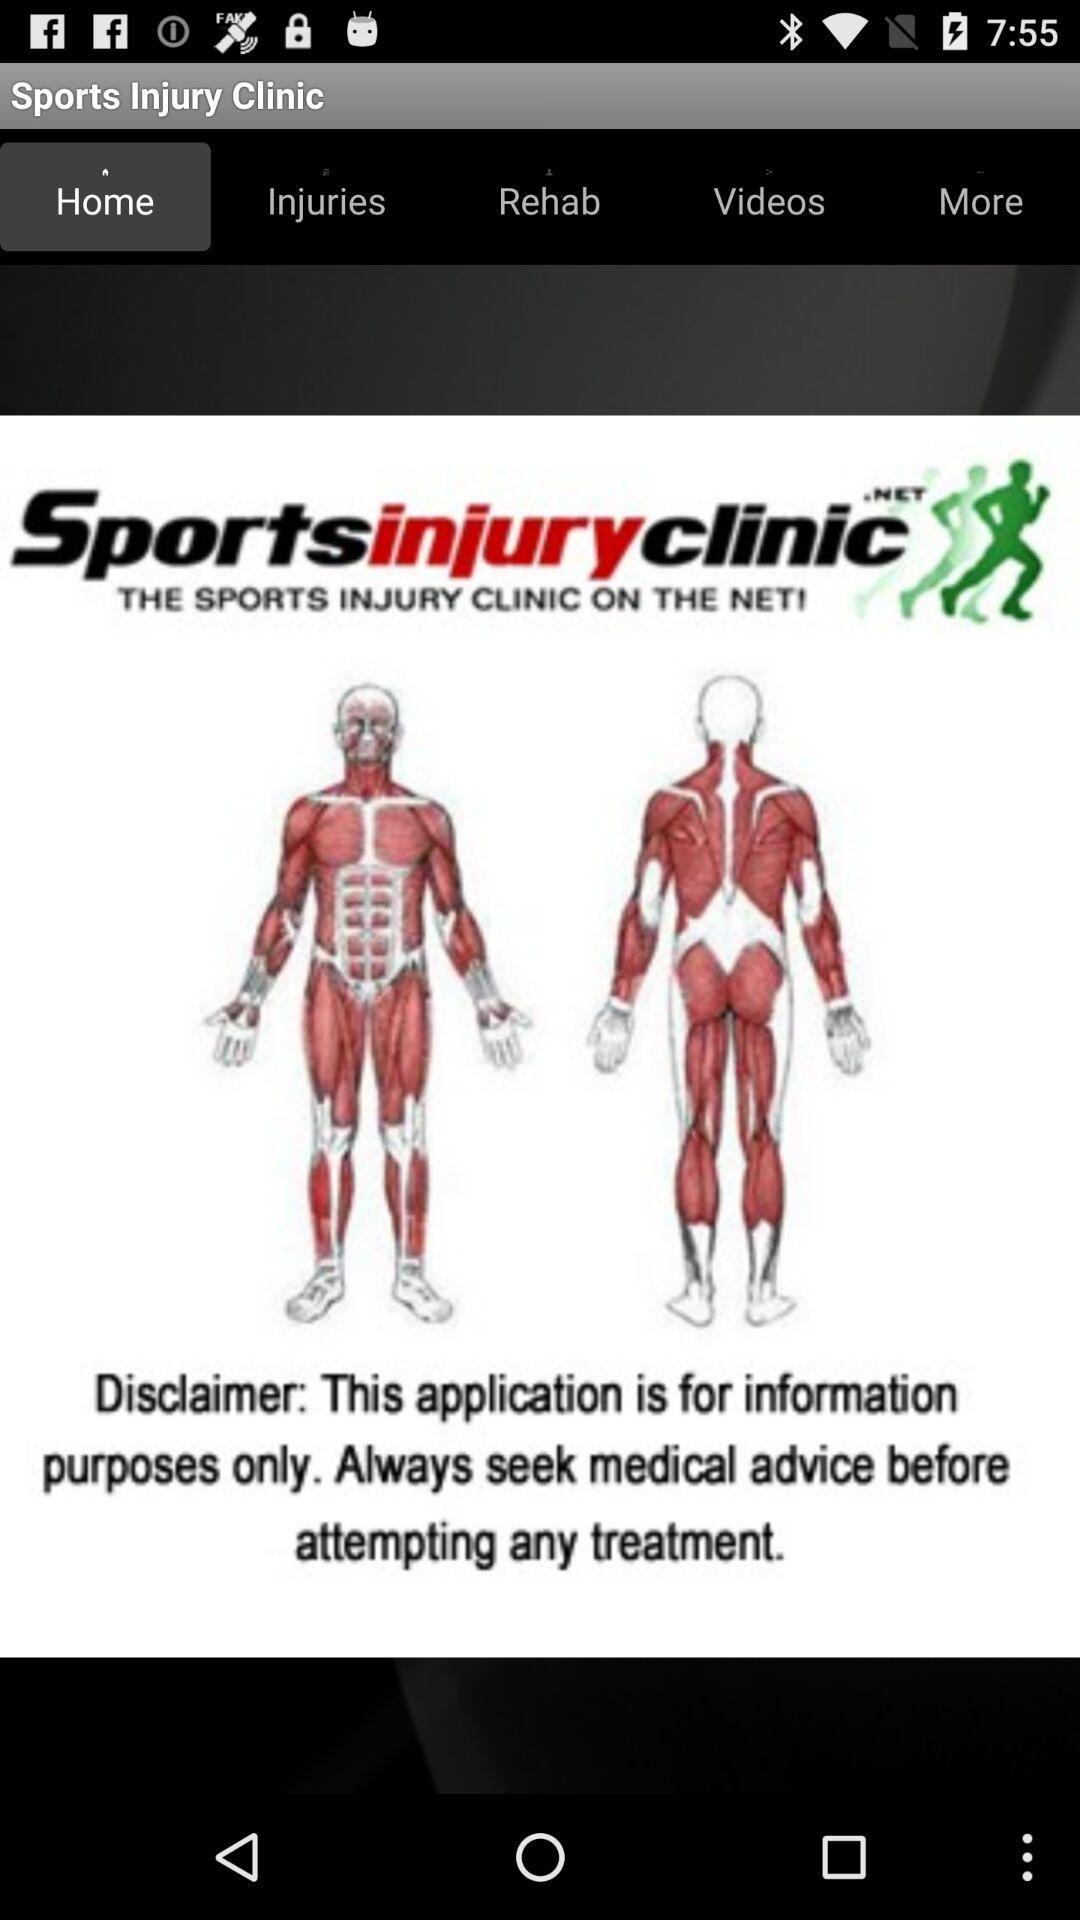  What do you see at coordinates (325, 196) in the screenshot?
I see `item to the right of home` at bounding box center [325, 196].